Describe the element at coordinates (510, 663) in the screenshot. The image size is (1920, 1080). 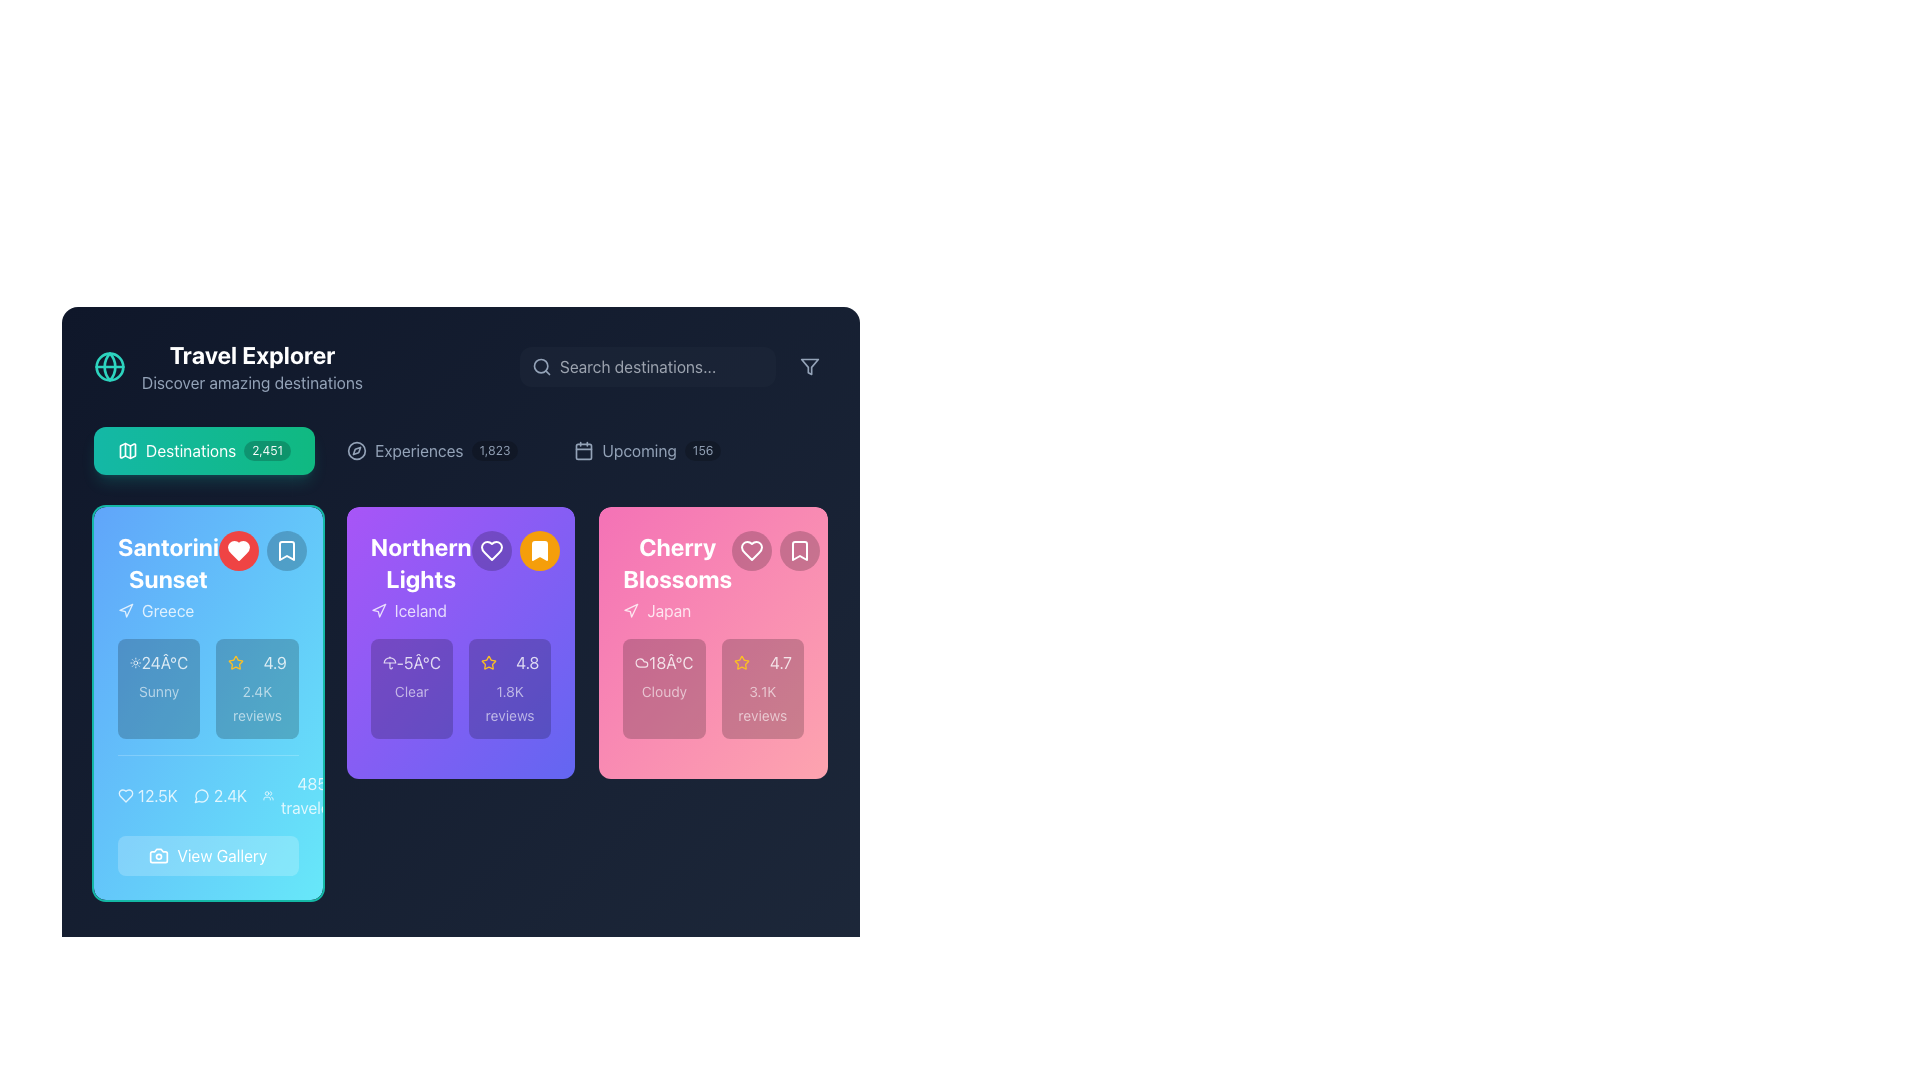
I see `the visual representation of the rating score for the 'Northern Lights' experience, located in the upper-center part of the purple card next to the yellow star icon` at that location.